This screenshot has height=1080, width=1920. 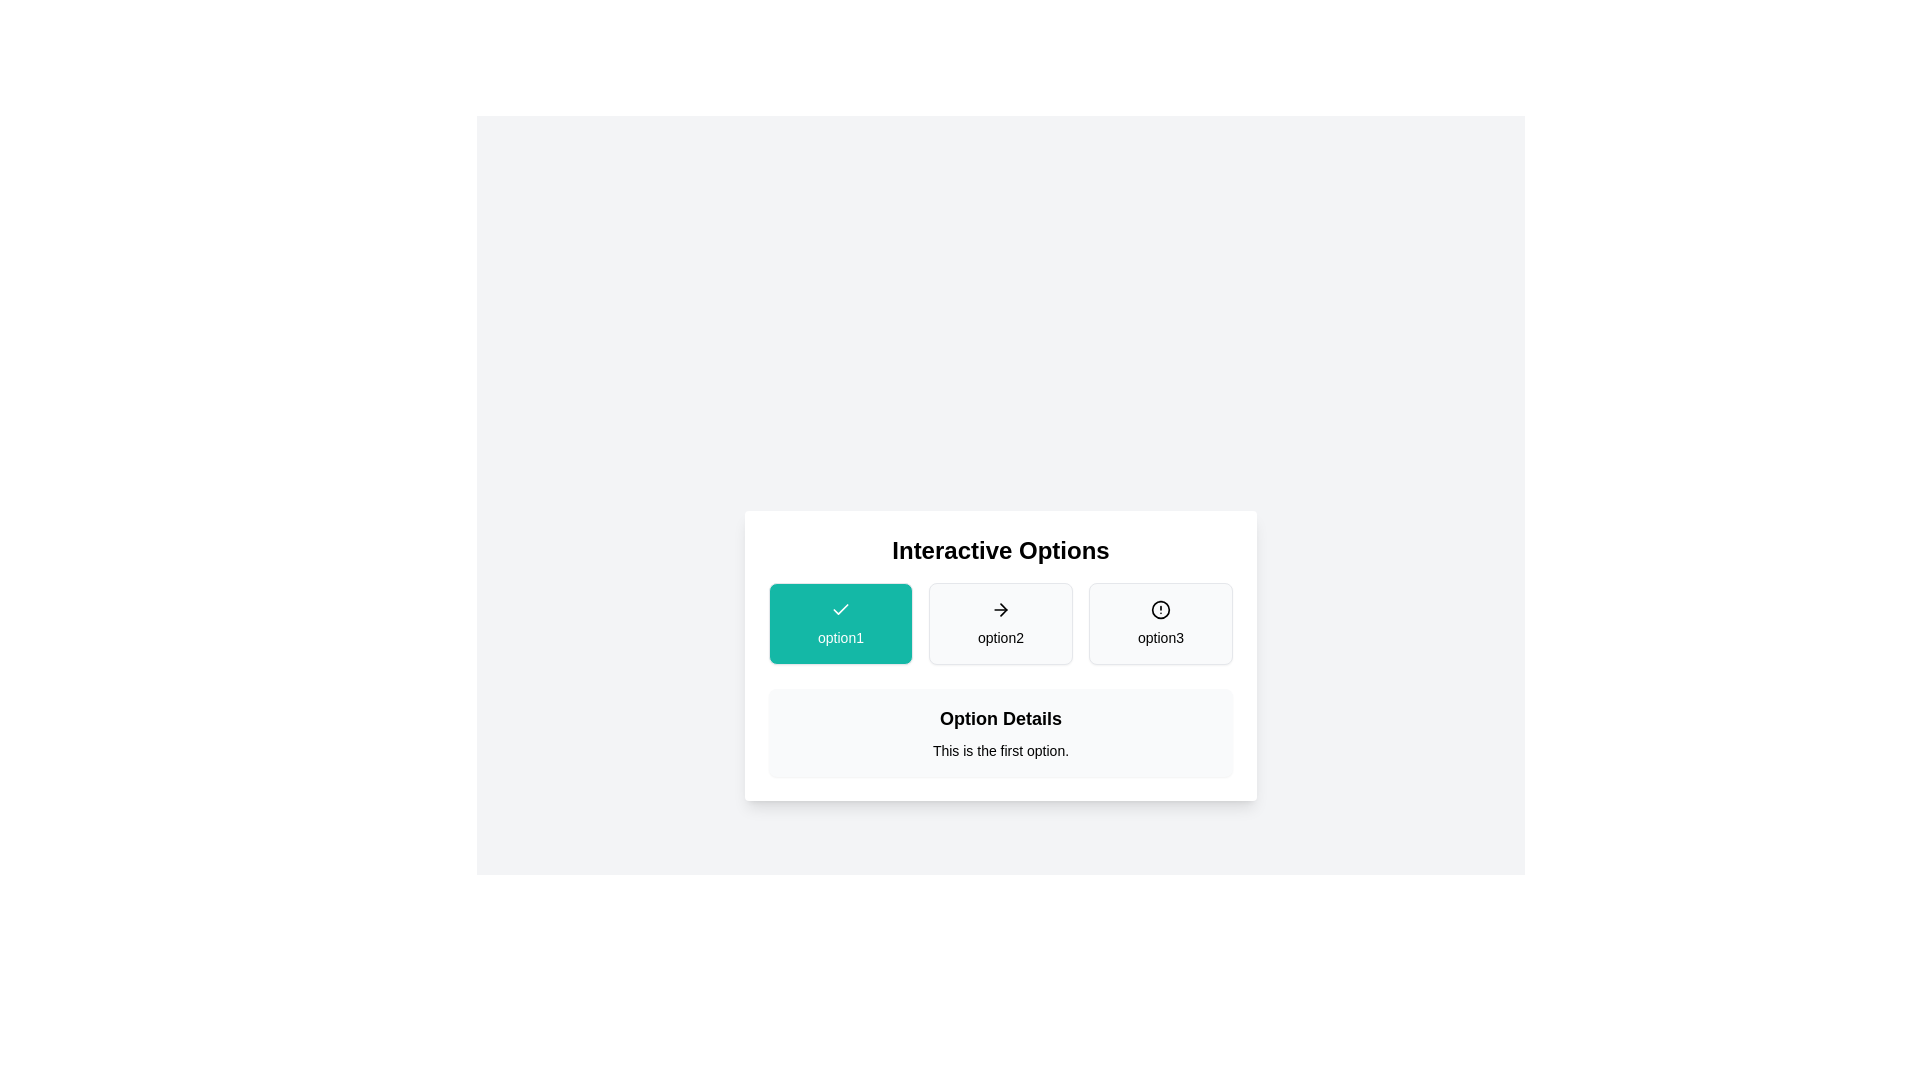 I want to click on the checkmark icon with a teal background located above the 'option1' text to interact with it, so click(x=840, y=608).